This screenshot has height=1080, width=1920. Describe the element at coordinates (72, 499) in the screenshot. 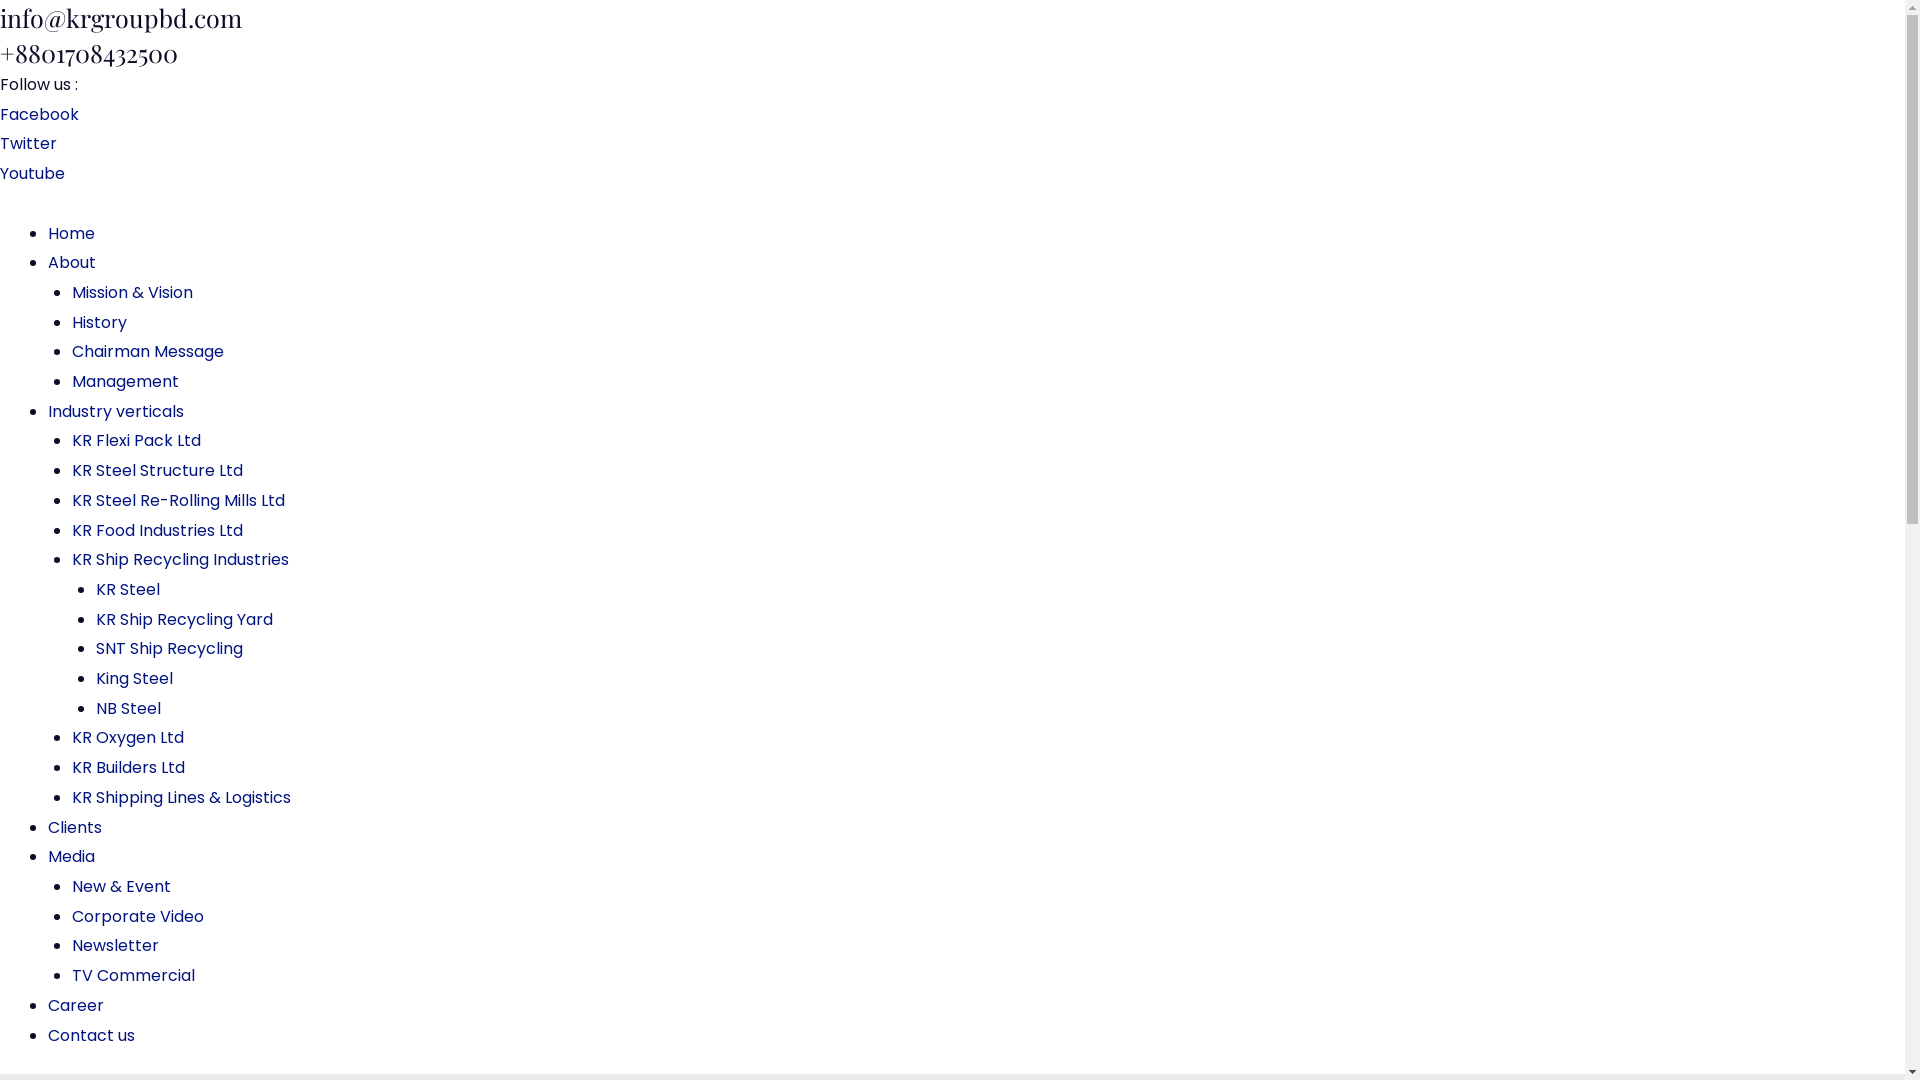

I see `'KR Steel Re-Rolling Mills Ltd'` at that location.